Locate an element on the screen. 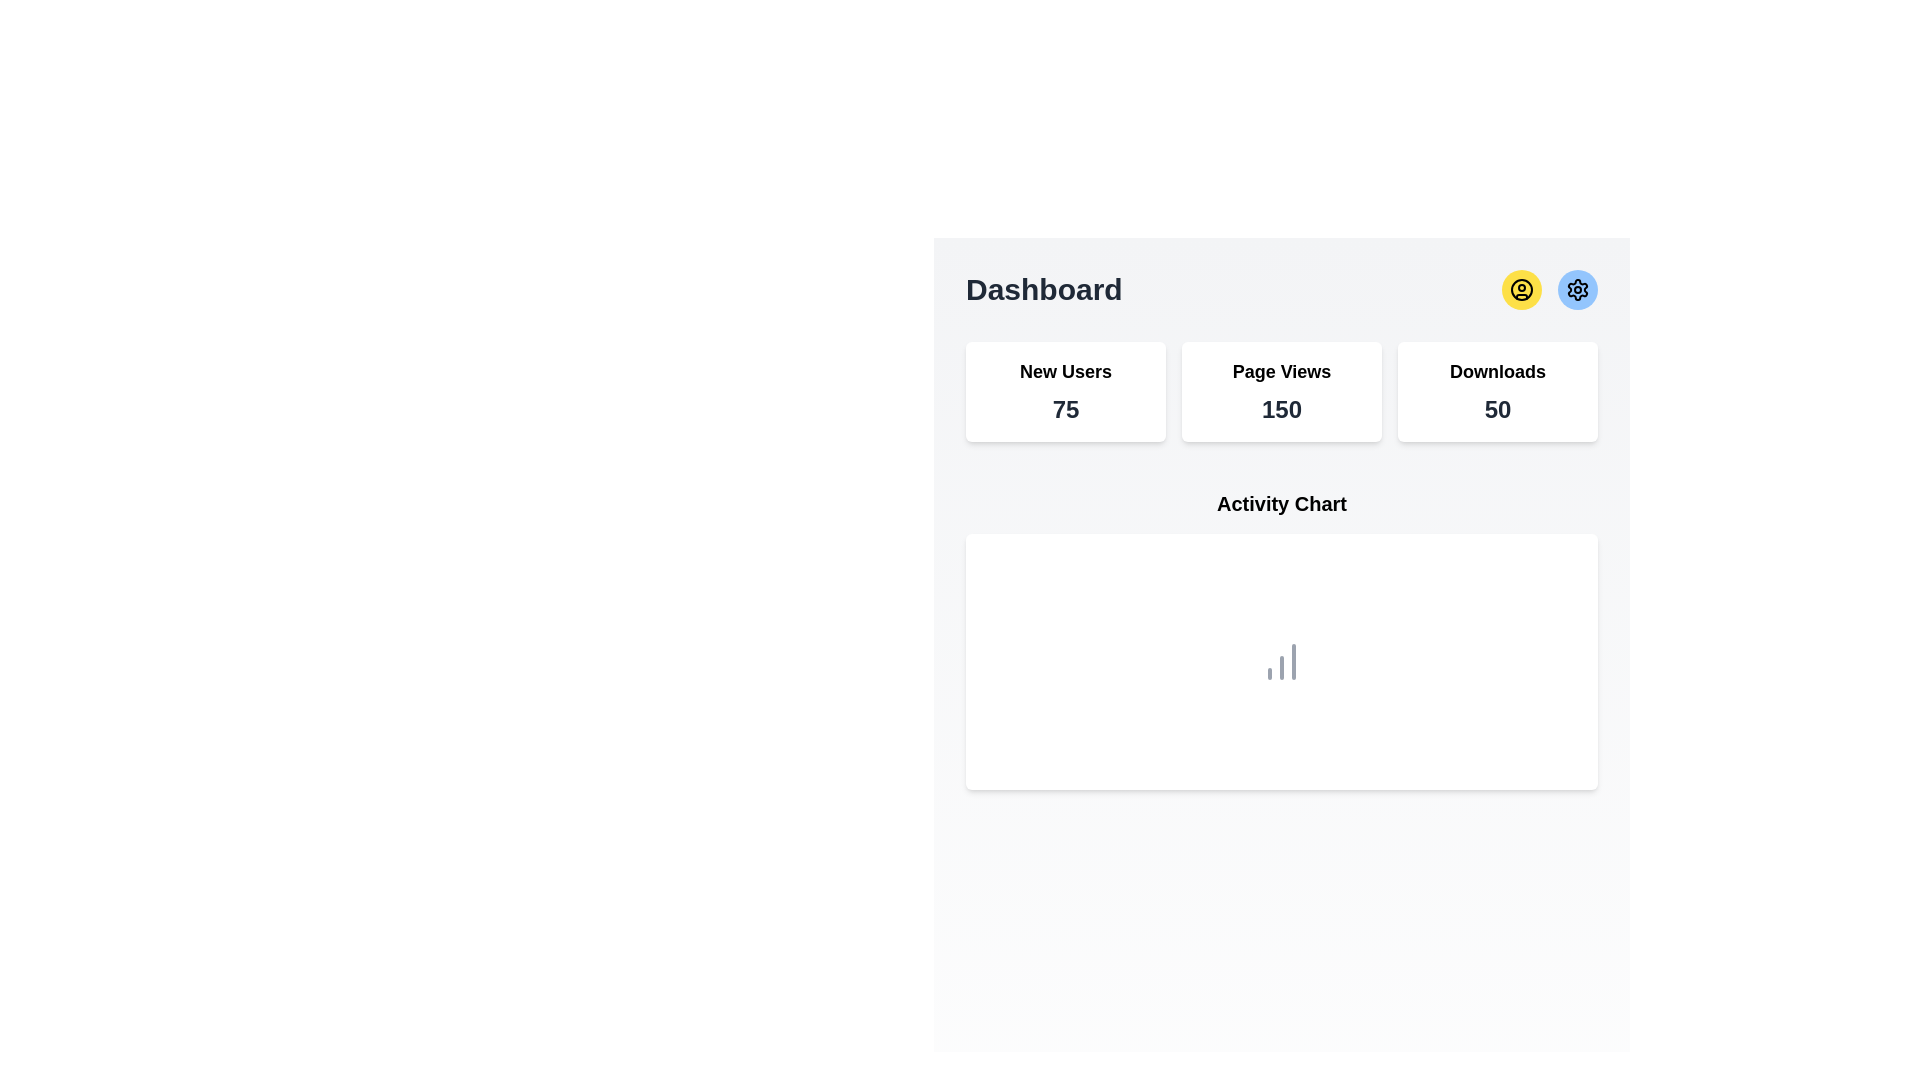 Image resolution: width=1920 pixels, height=1080 pixels. the static text element labeled 'Activity Chart' that serves as the title for the section below it is located at coordinates (1281, 503).